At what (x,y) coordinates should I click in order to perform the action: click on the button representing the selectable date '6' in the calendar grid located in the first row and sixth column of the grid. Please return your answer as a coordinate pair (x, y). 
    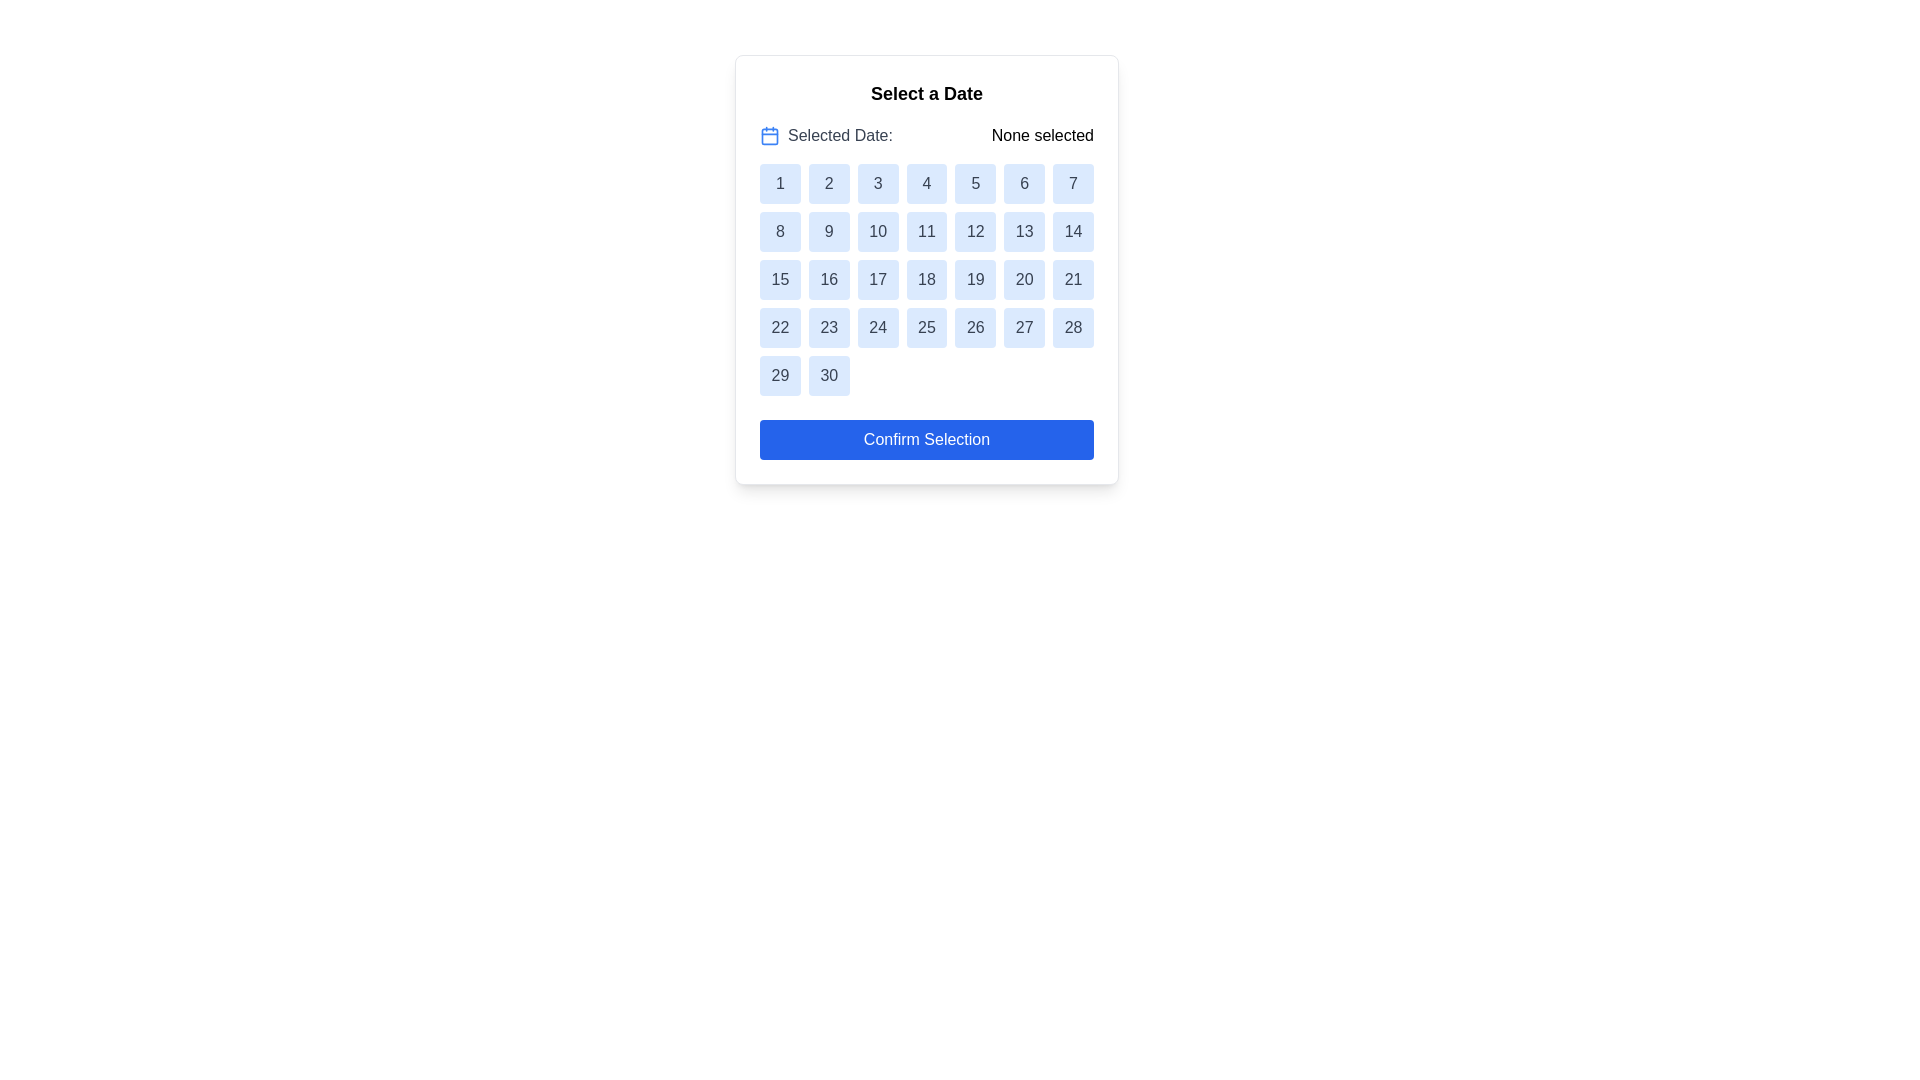
    Looking at the image, I should click on (1024, 184).